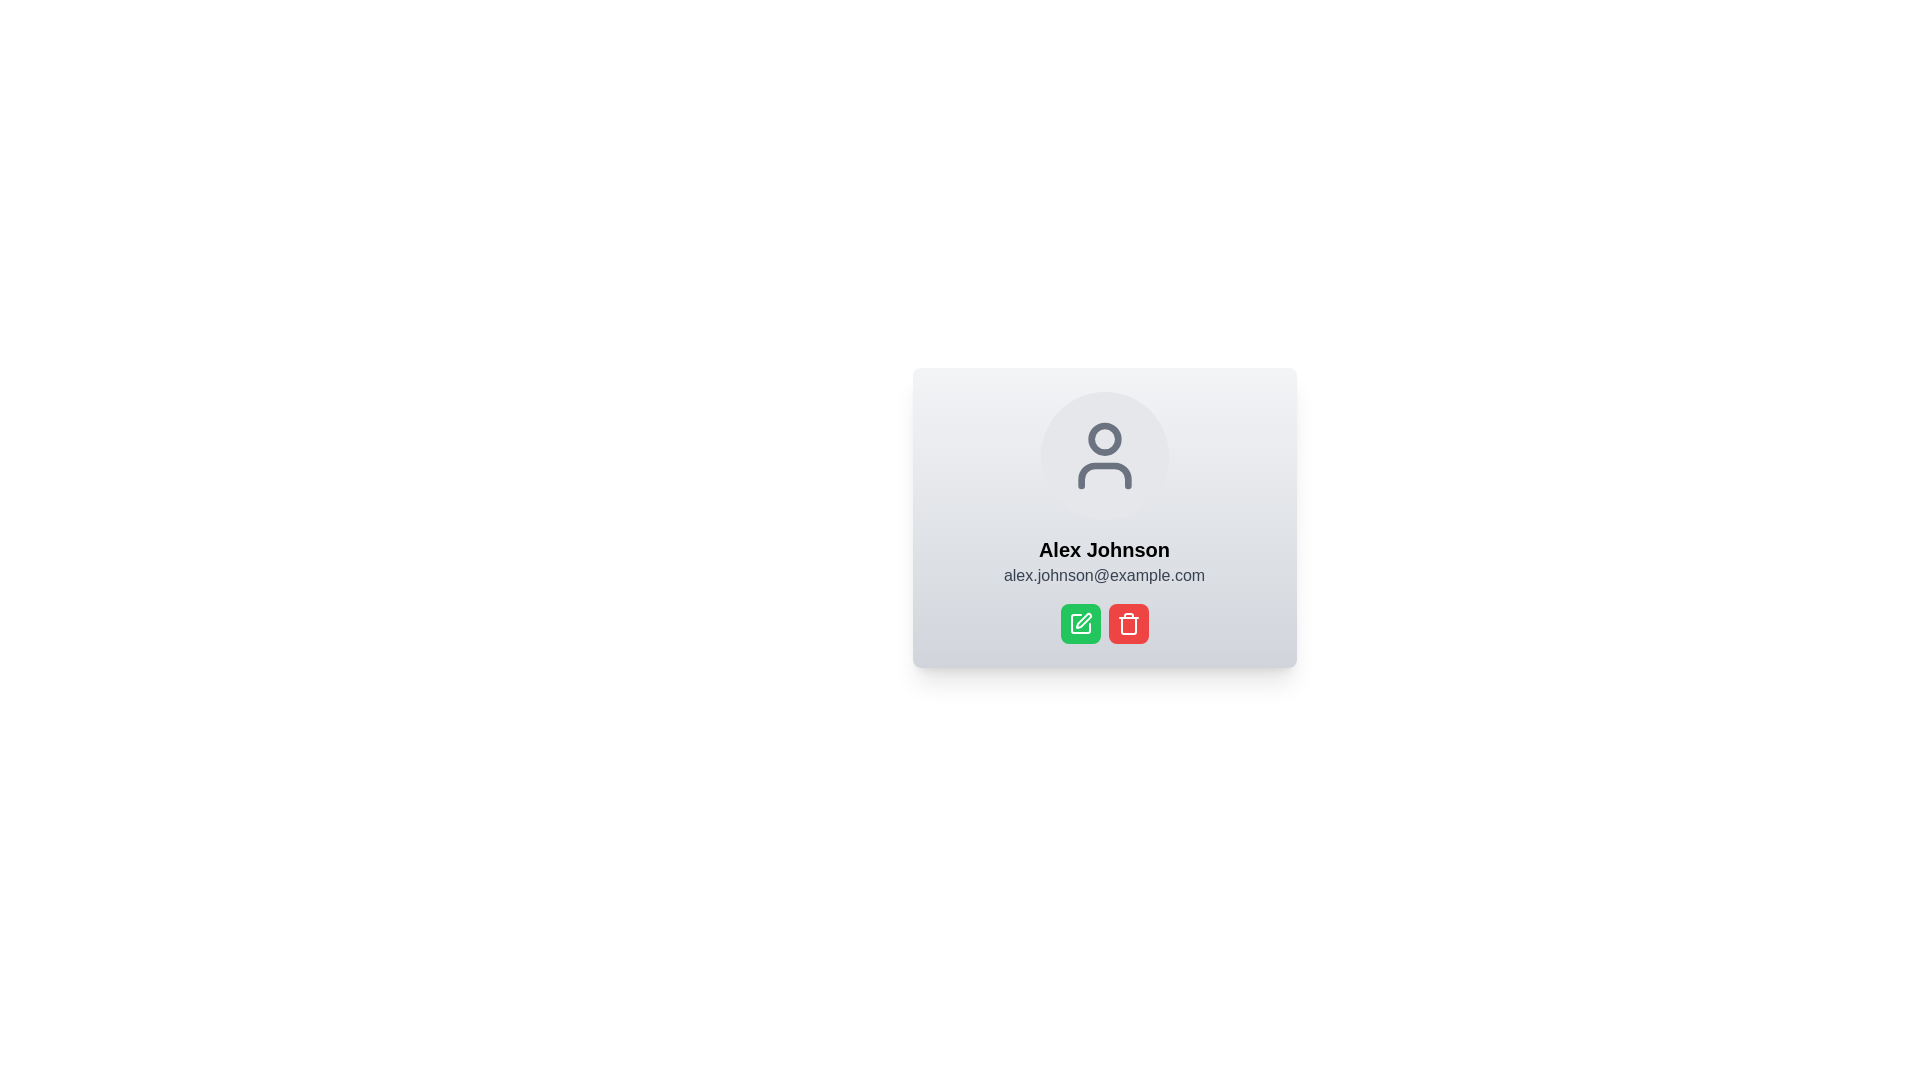 The width and height of the screenshot is (1920, 1080). I want to click on the semicircular line forming the lower part of the user icon, which is styled in a simple and minimalistic outline design and located just below the head circle within the user icon, so click(1103, 475).